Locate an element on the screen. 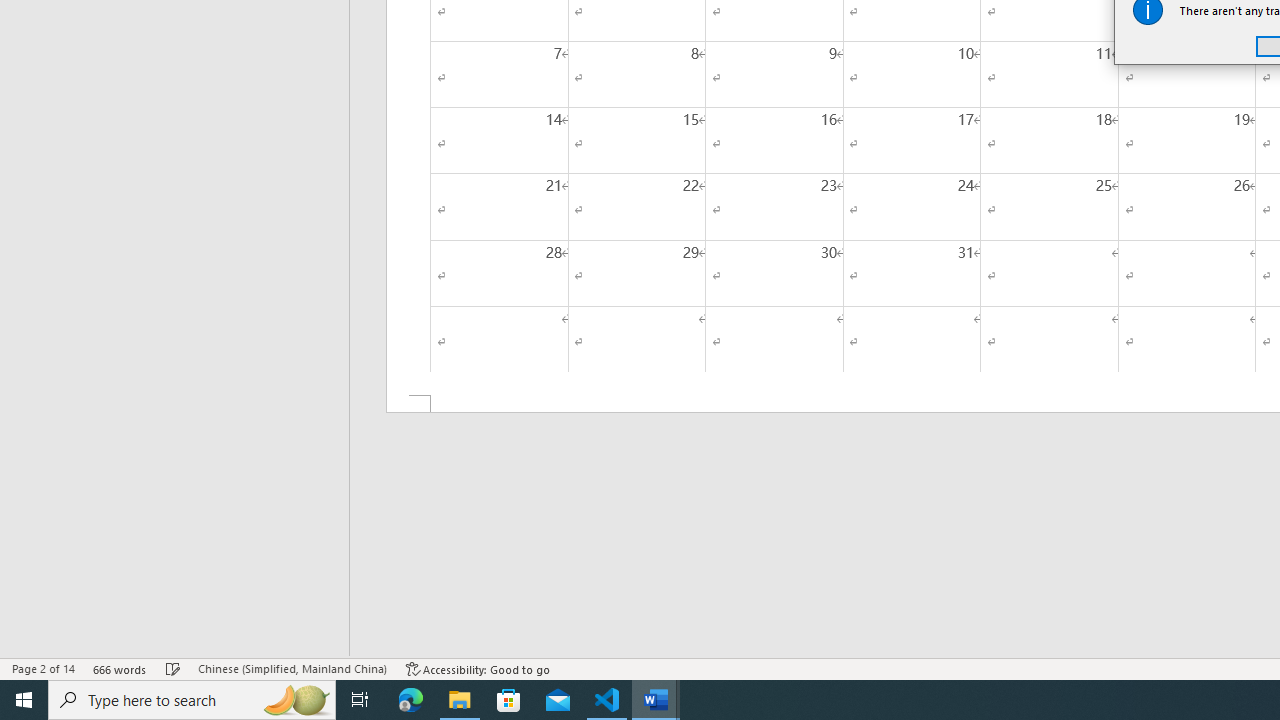  'Word - 2 running windows' is located at coordinates (656, 698).